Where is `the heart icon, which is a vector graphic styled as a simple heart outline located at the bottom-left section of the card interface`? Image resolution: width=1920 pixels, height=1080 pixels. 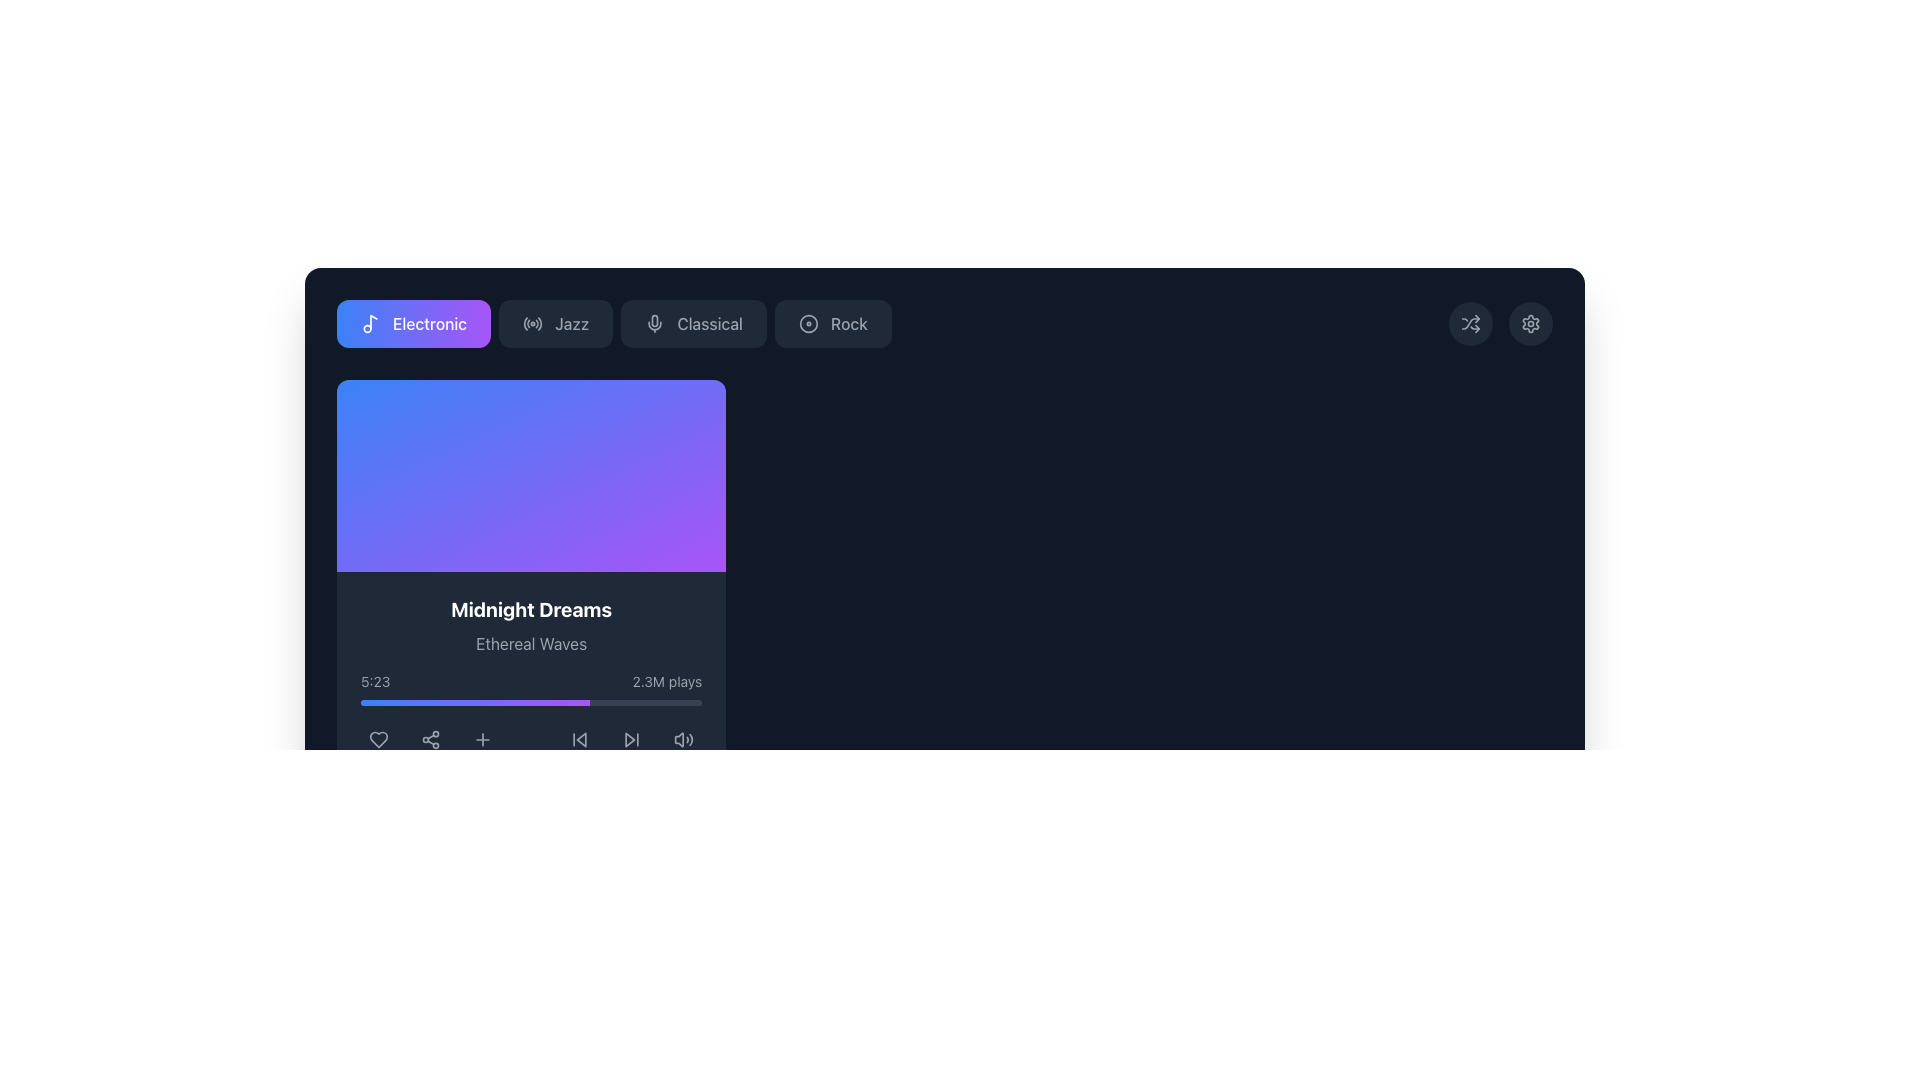 the heart icon, which is a vector graphic styled as a simple heart outline located at the bottom-left section of the card interface is located at coordinates (379, 740).